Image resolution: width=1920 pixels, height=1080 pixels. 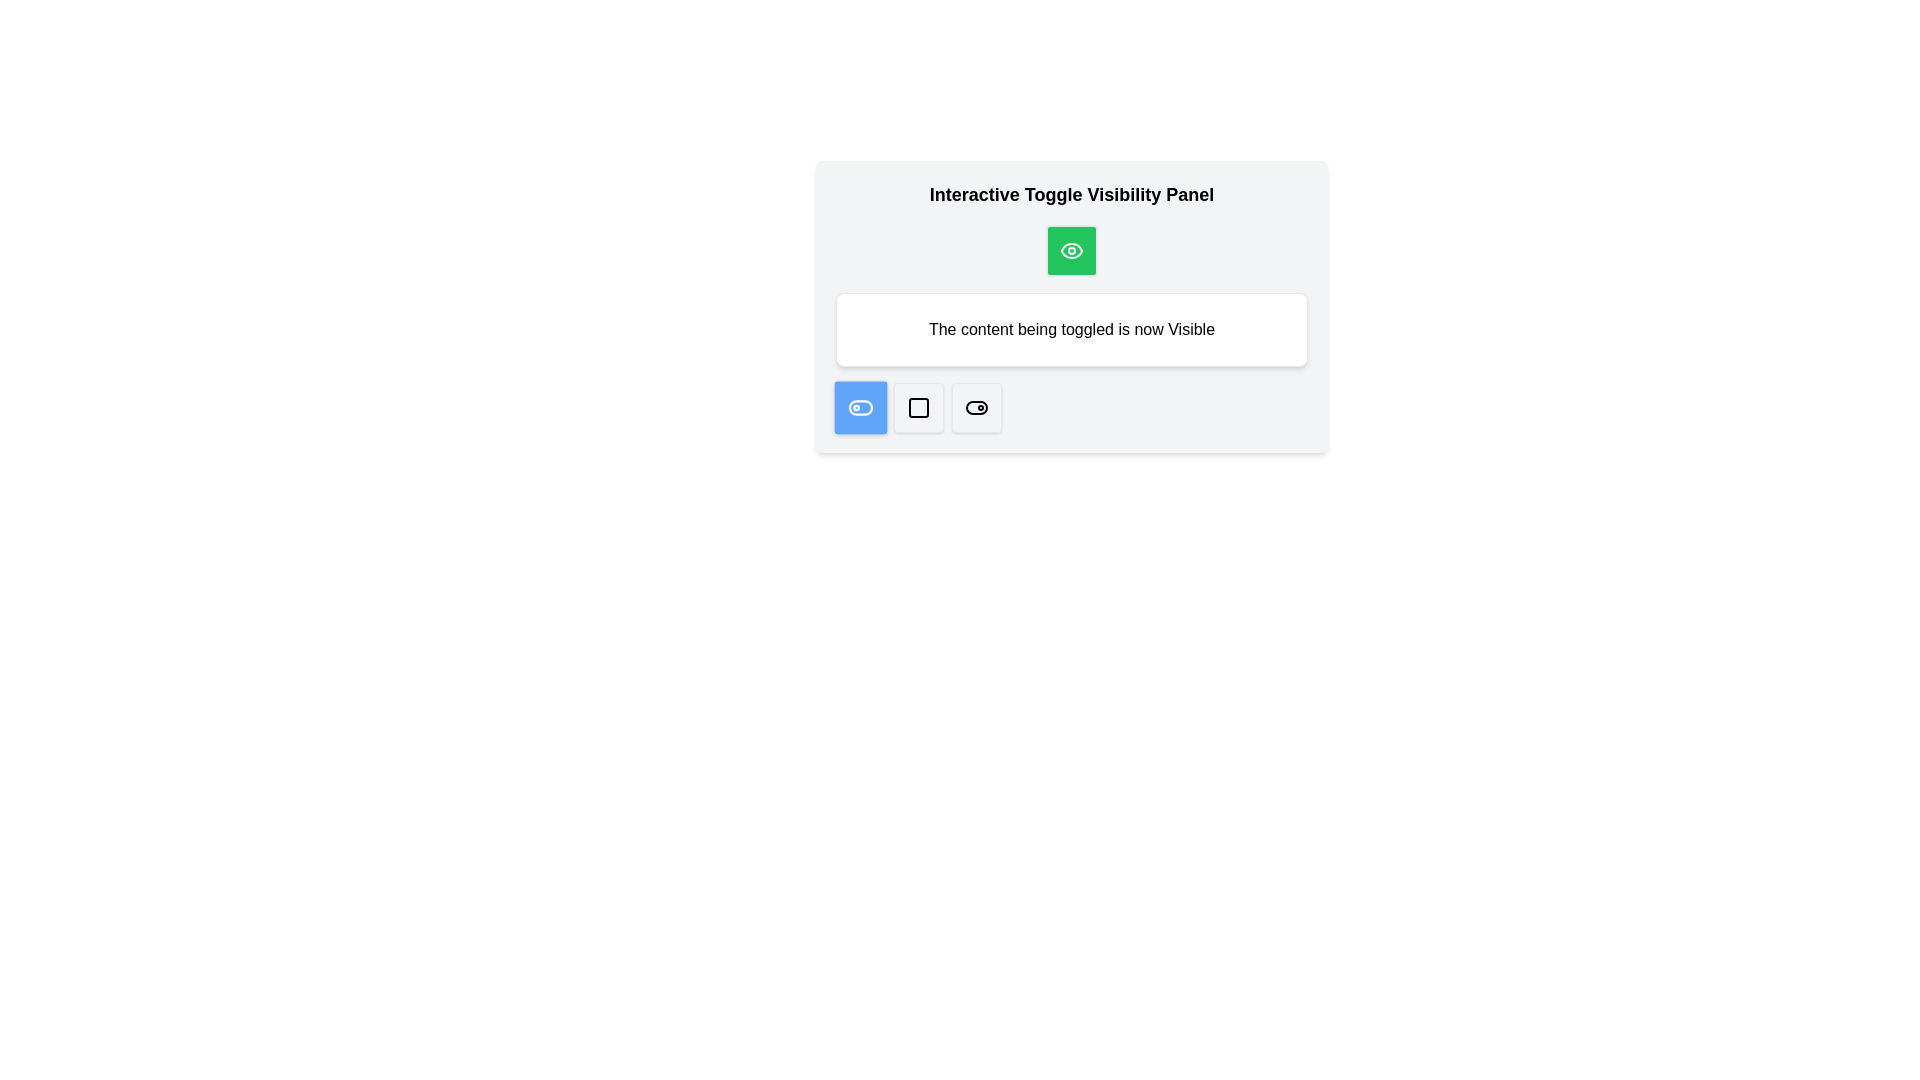 I want to click on the static text label that indicates the visibility state of an interactive element, located below a green eye icon button, centered within a white card near the top of the interface, so click(x=1070, y=329).